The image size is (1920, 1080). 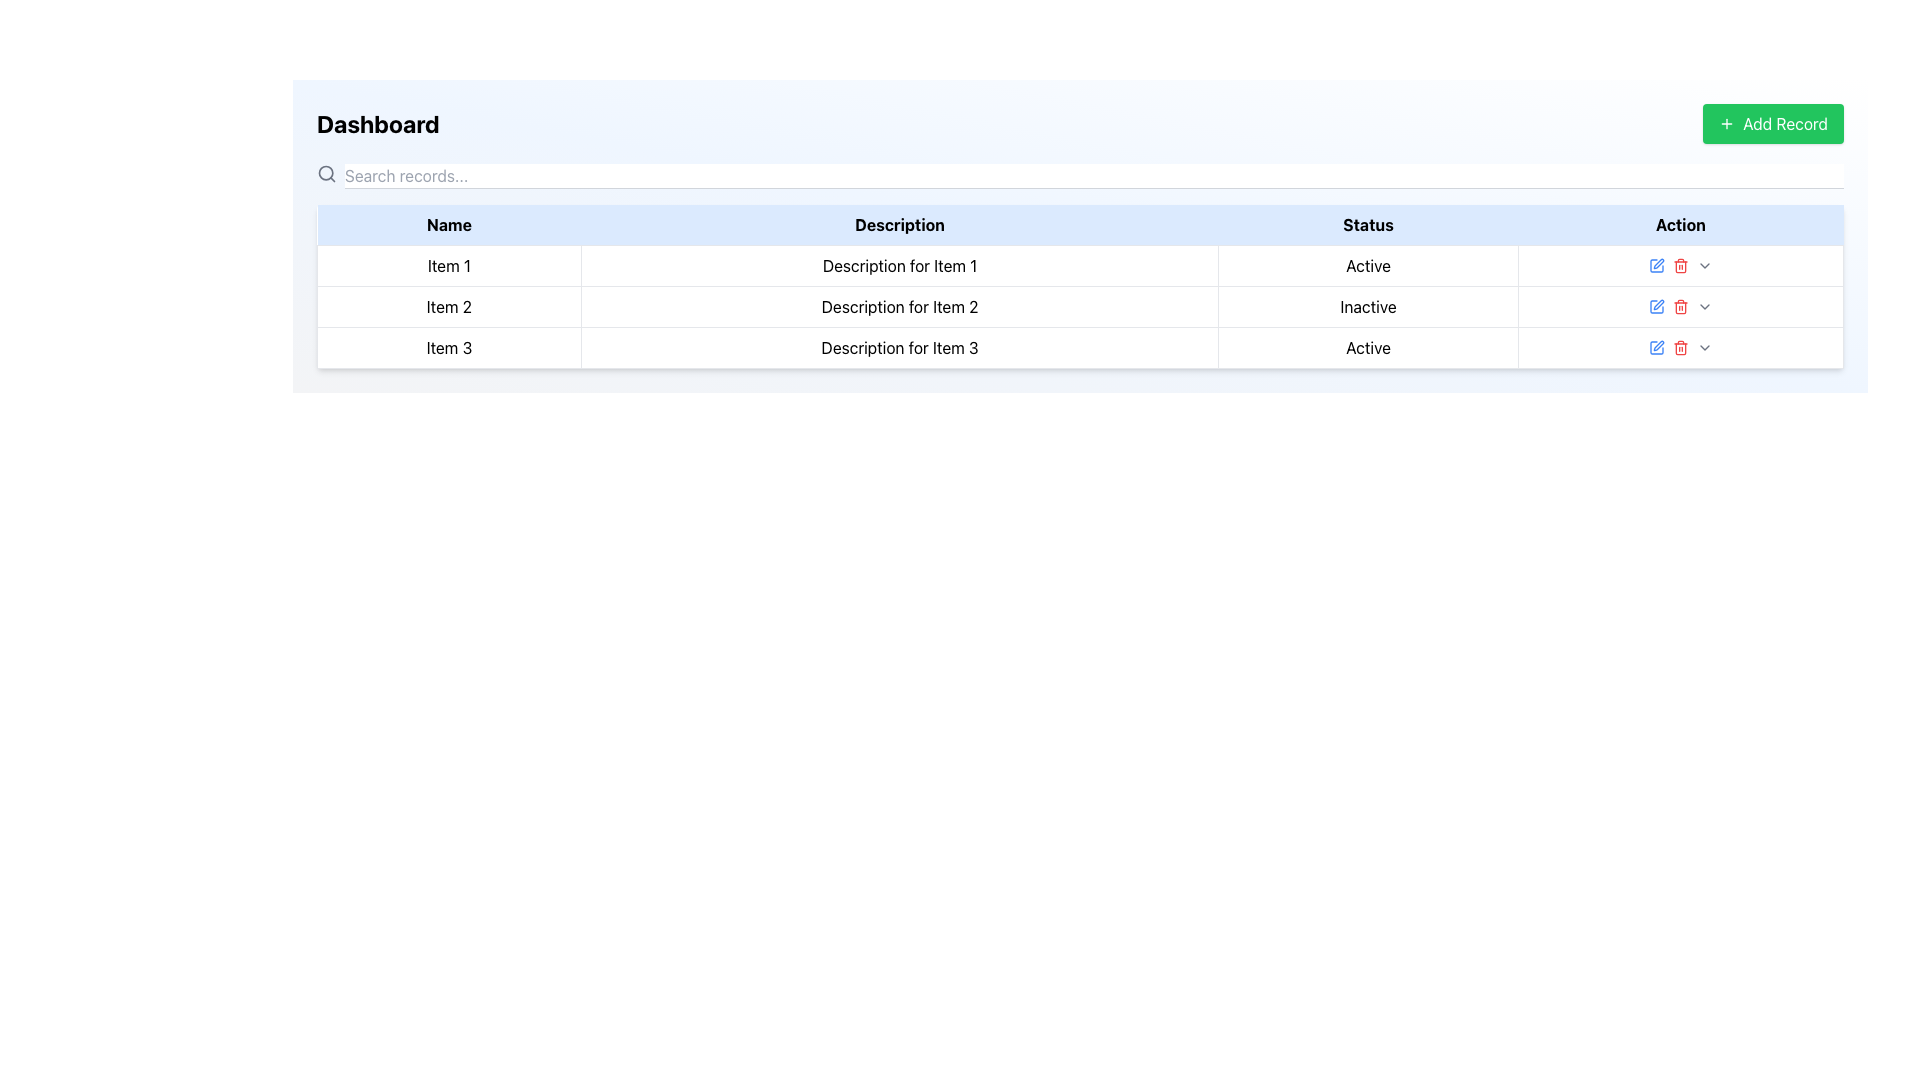 I want to click on the blue button with a pen icon in the 'Action' column of the second row, so click(x=1656, y=307).